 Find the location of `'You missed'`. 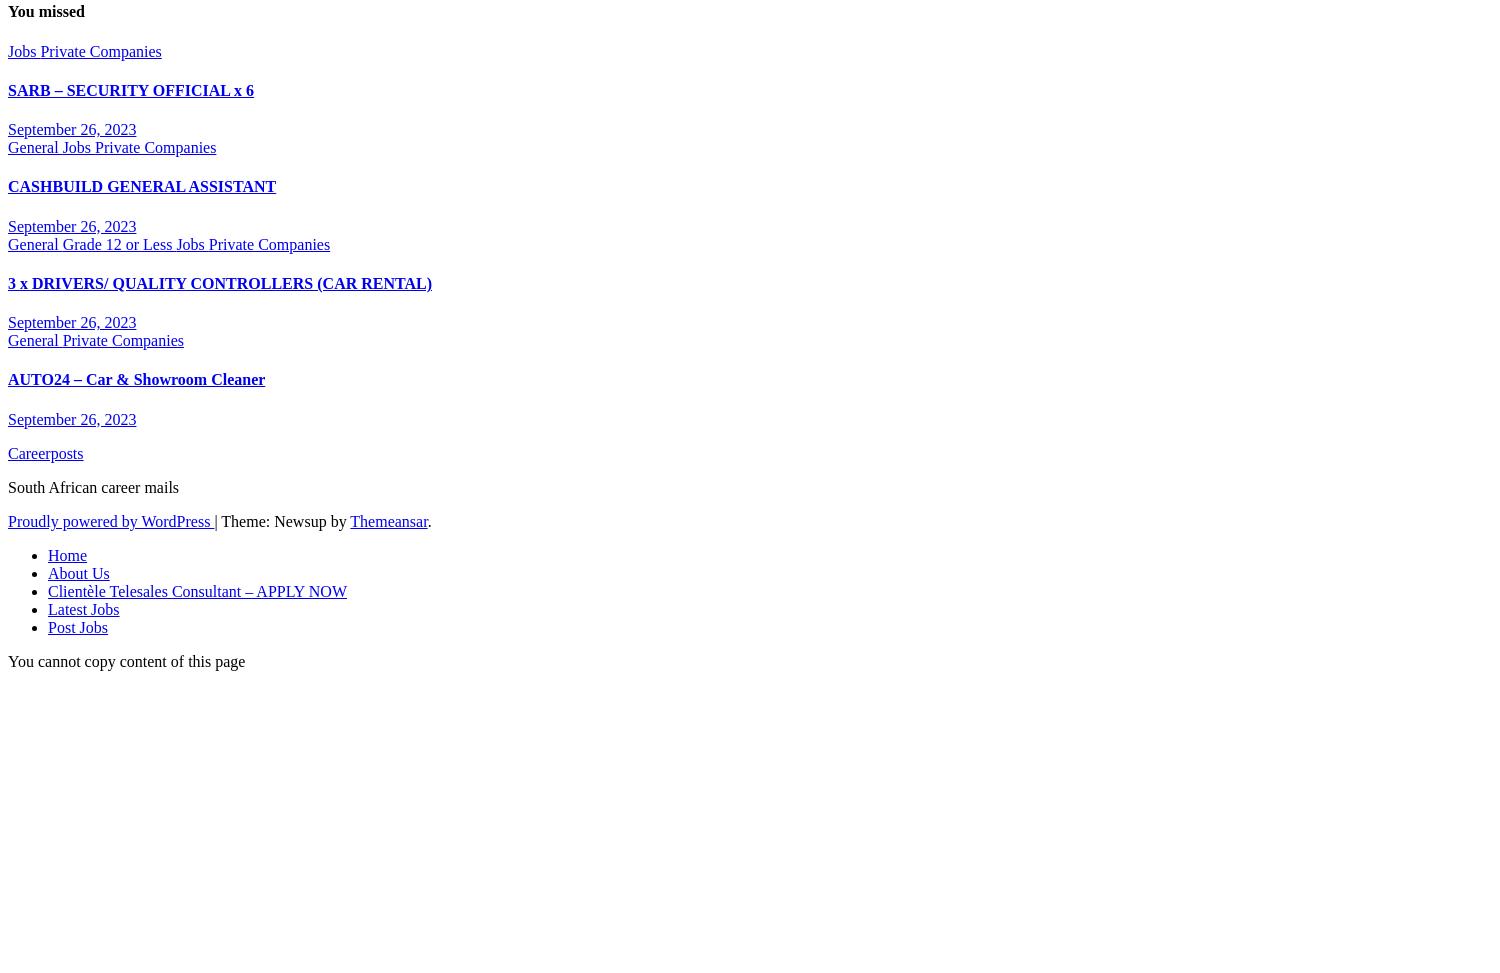

'You missed' is located at coordinates (46, 11).